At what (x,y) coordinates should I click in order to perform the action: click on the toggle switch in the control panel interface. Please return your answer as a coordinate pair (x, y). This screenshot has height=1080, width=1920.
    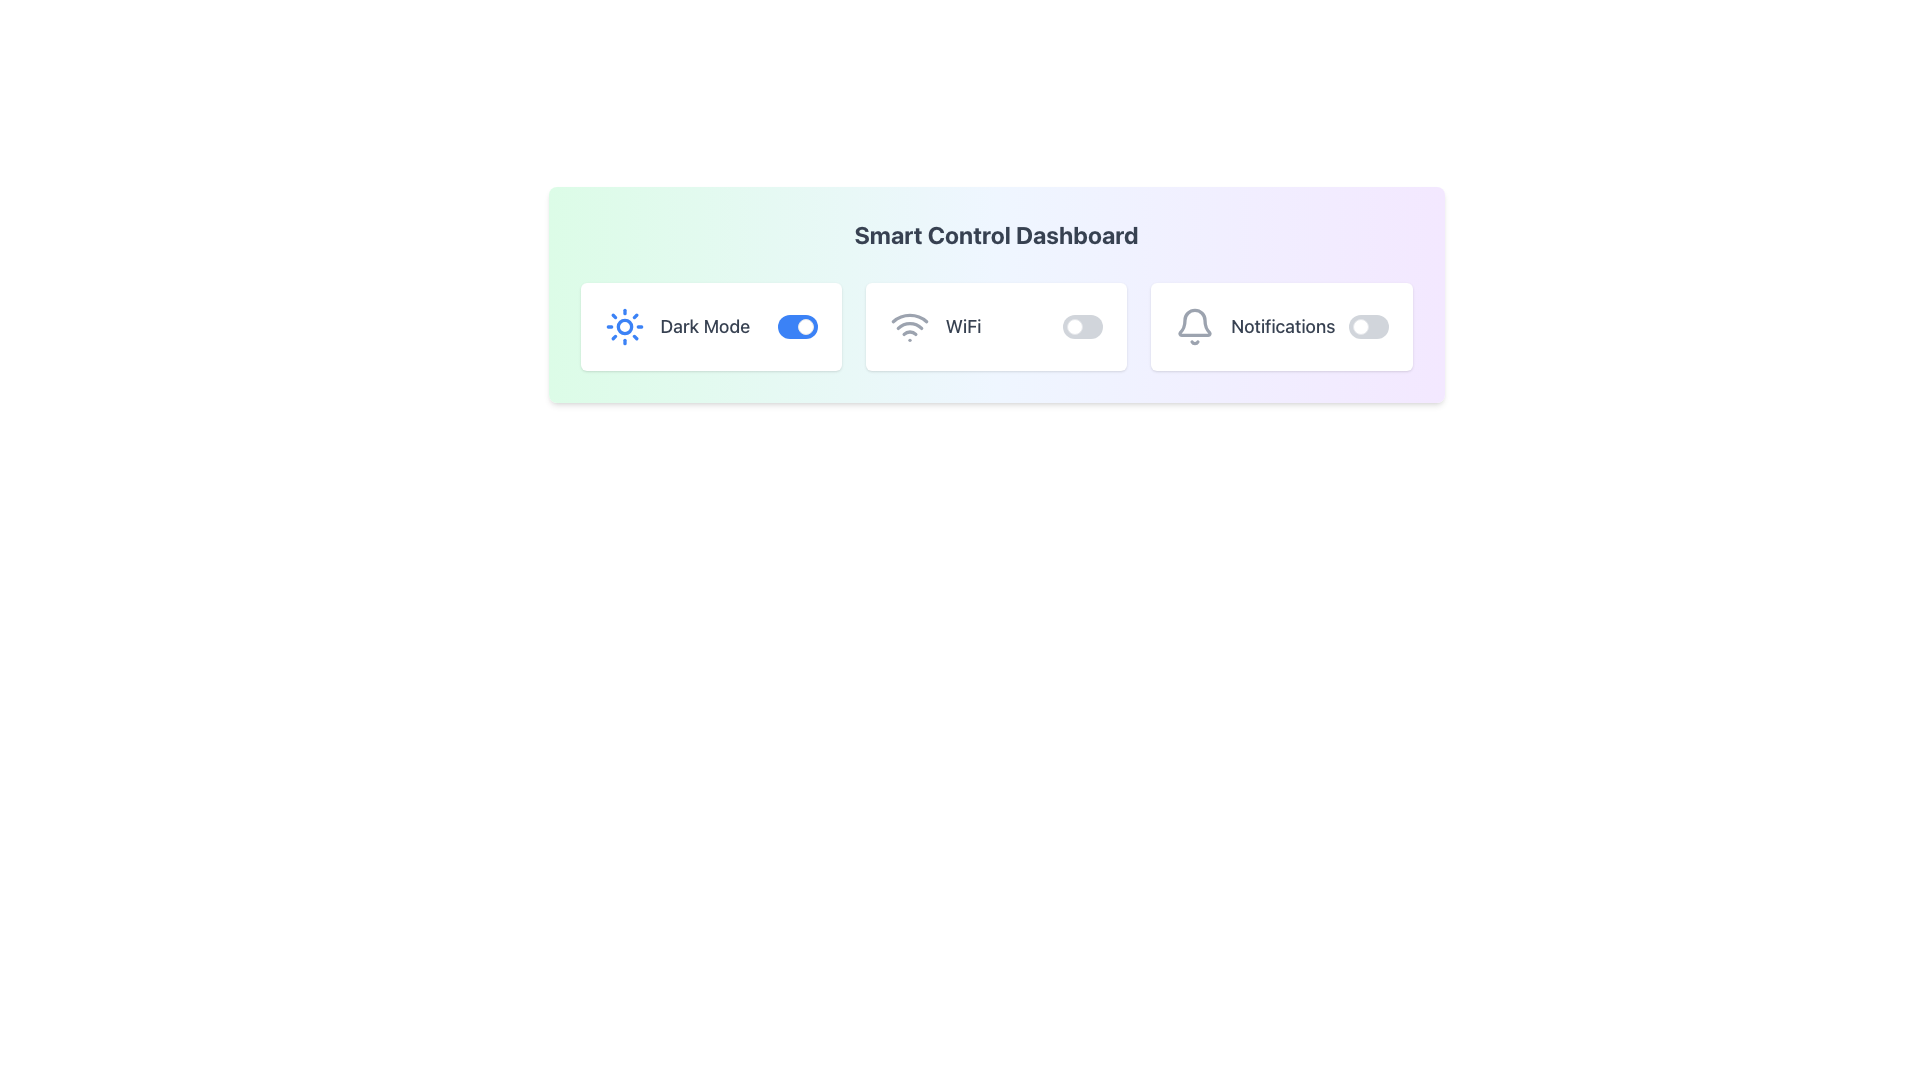
    Looking at the image, I should click on (996, 294).